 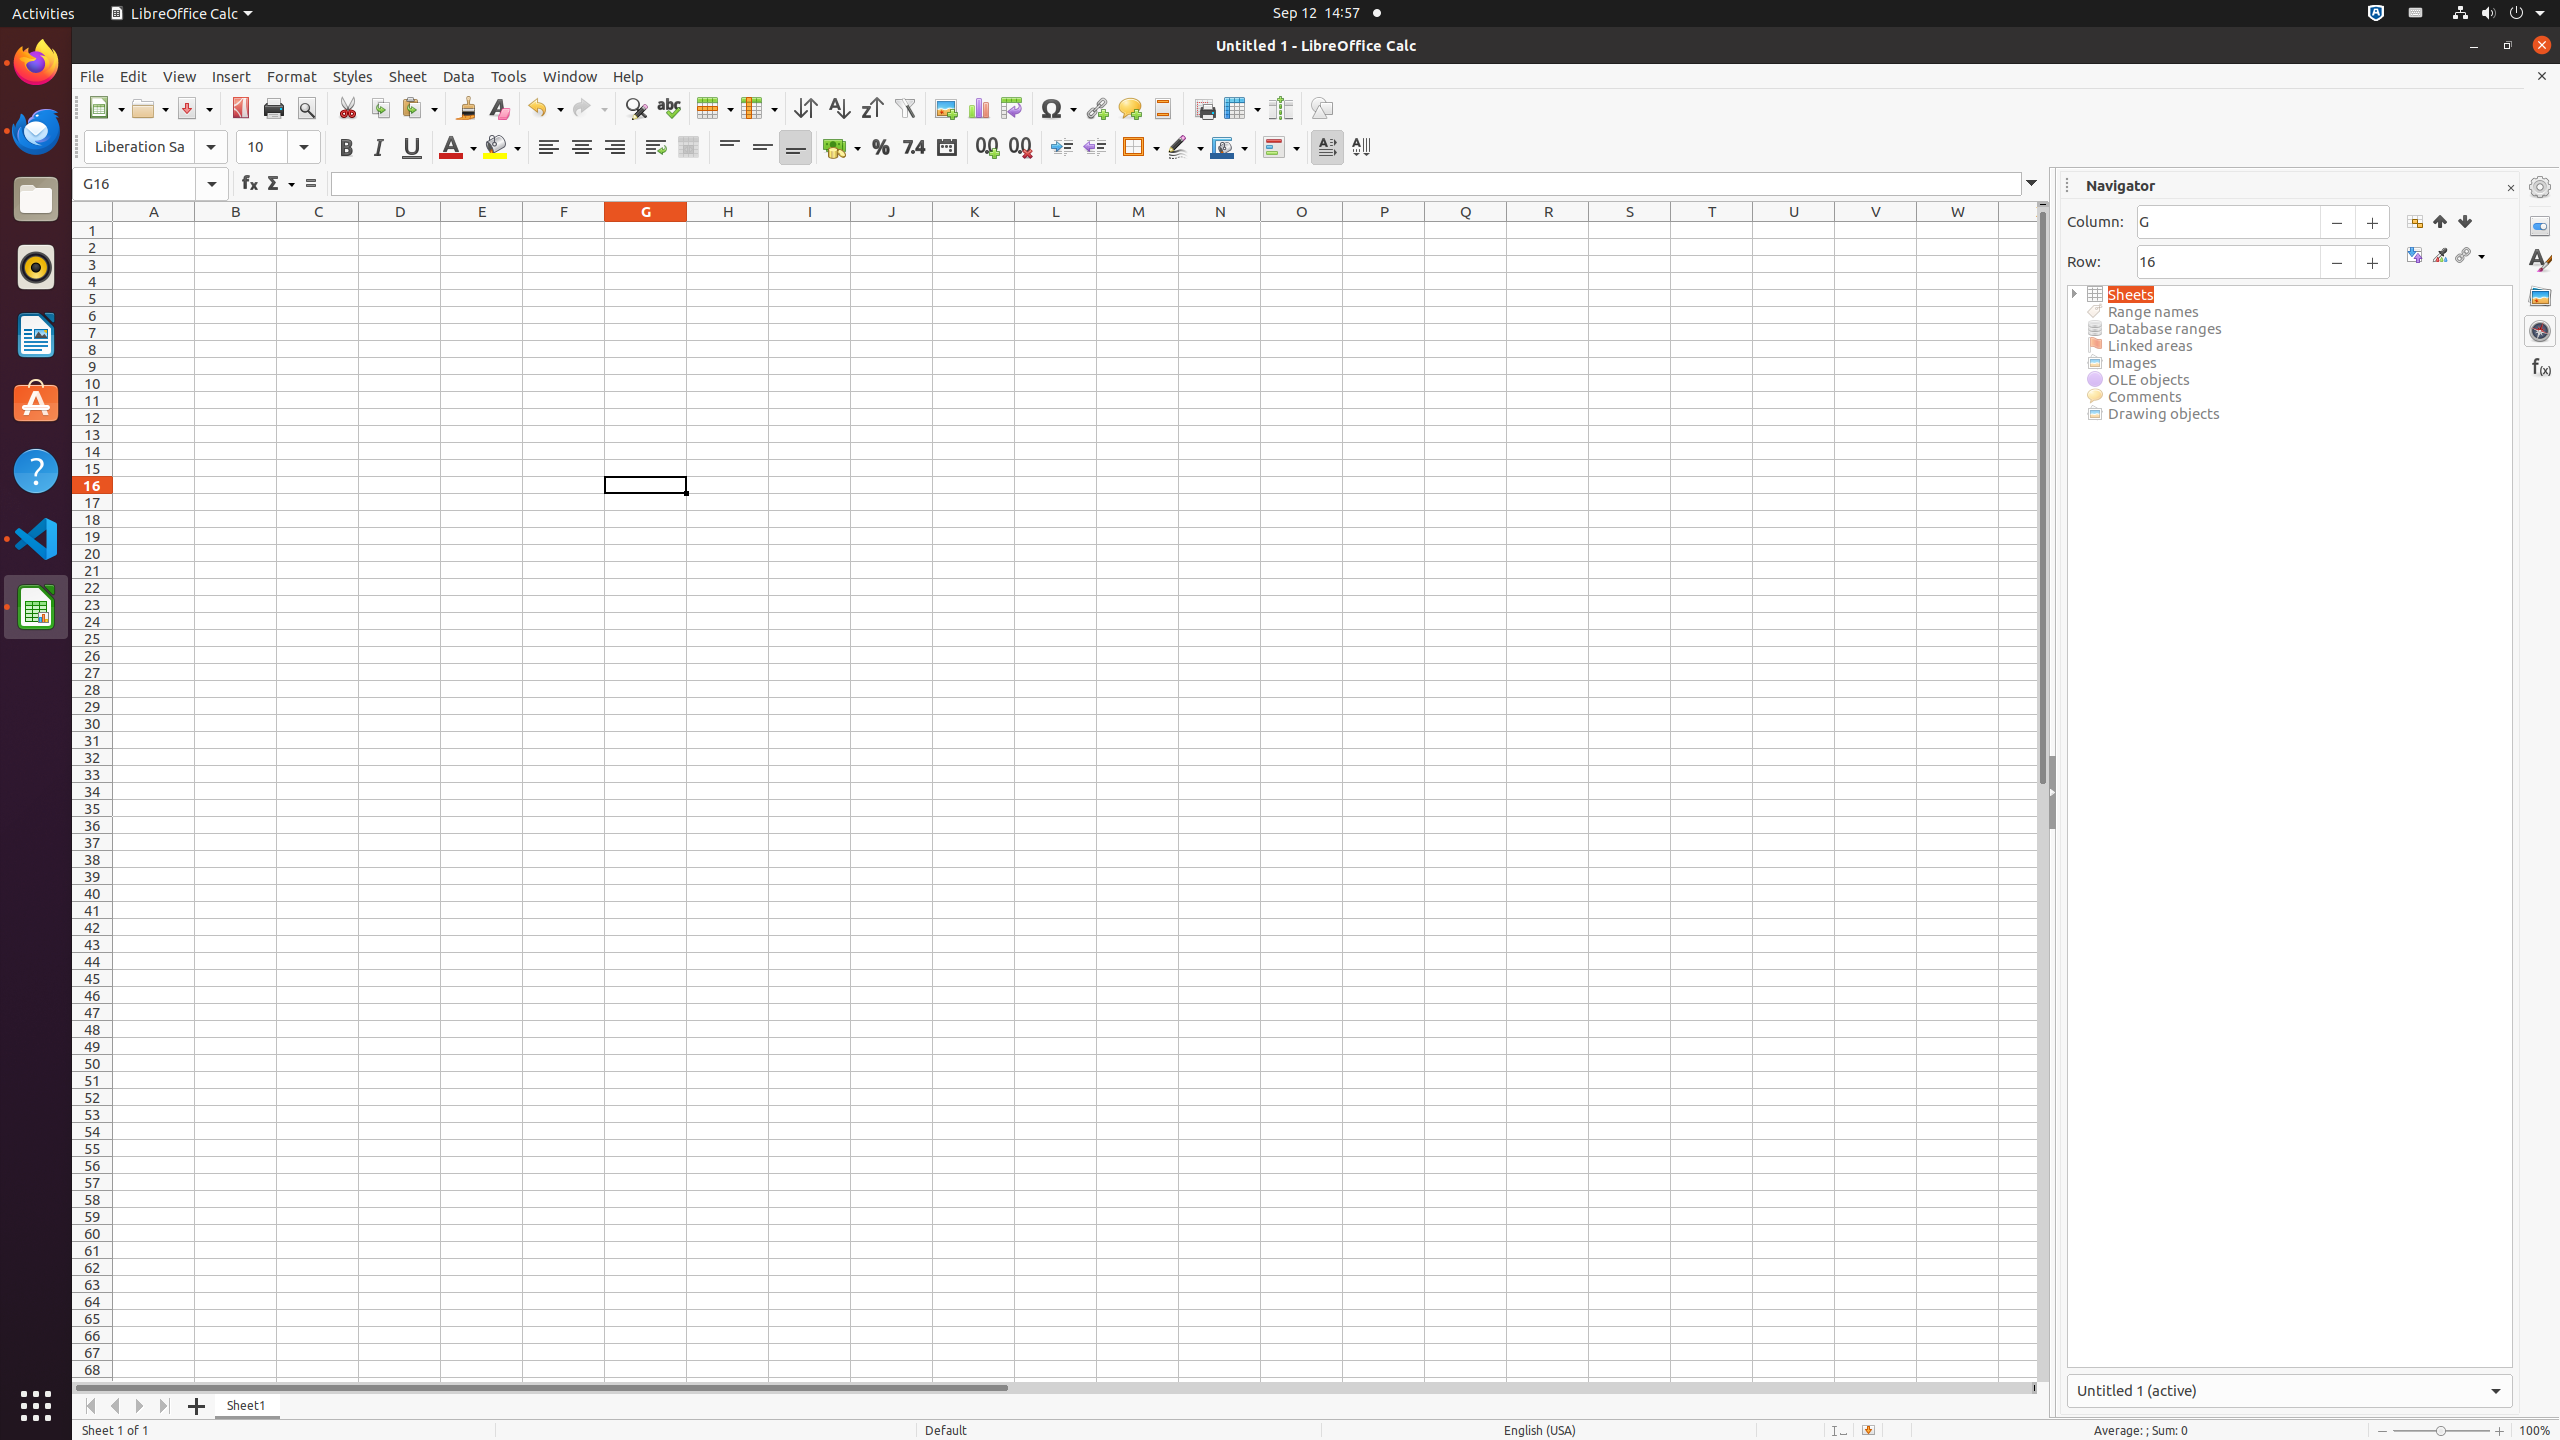 I want to click on 'F1', so click(x=562, y=229).